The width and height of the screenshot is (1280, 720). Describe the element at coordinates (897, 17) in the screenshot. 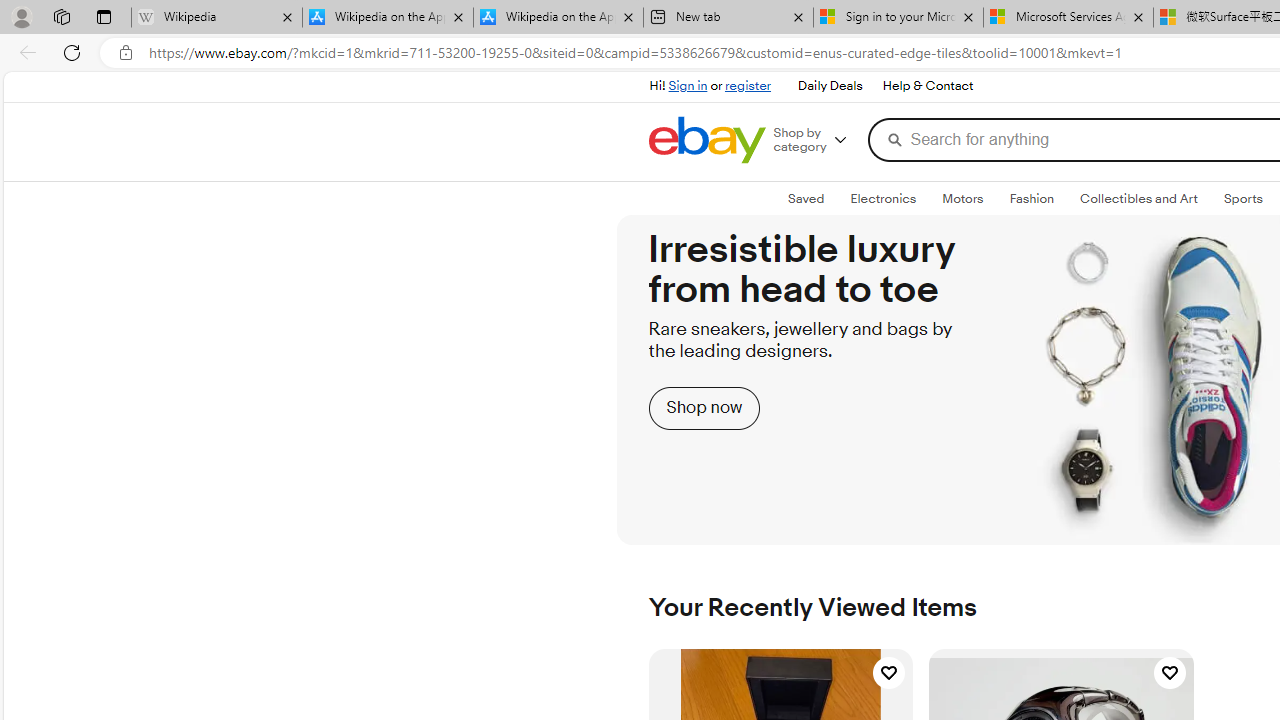

I see `'Sign in to your Microsoft account'` at that location.